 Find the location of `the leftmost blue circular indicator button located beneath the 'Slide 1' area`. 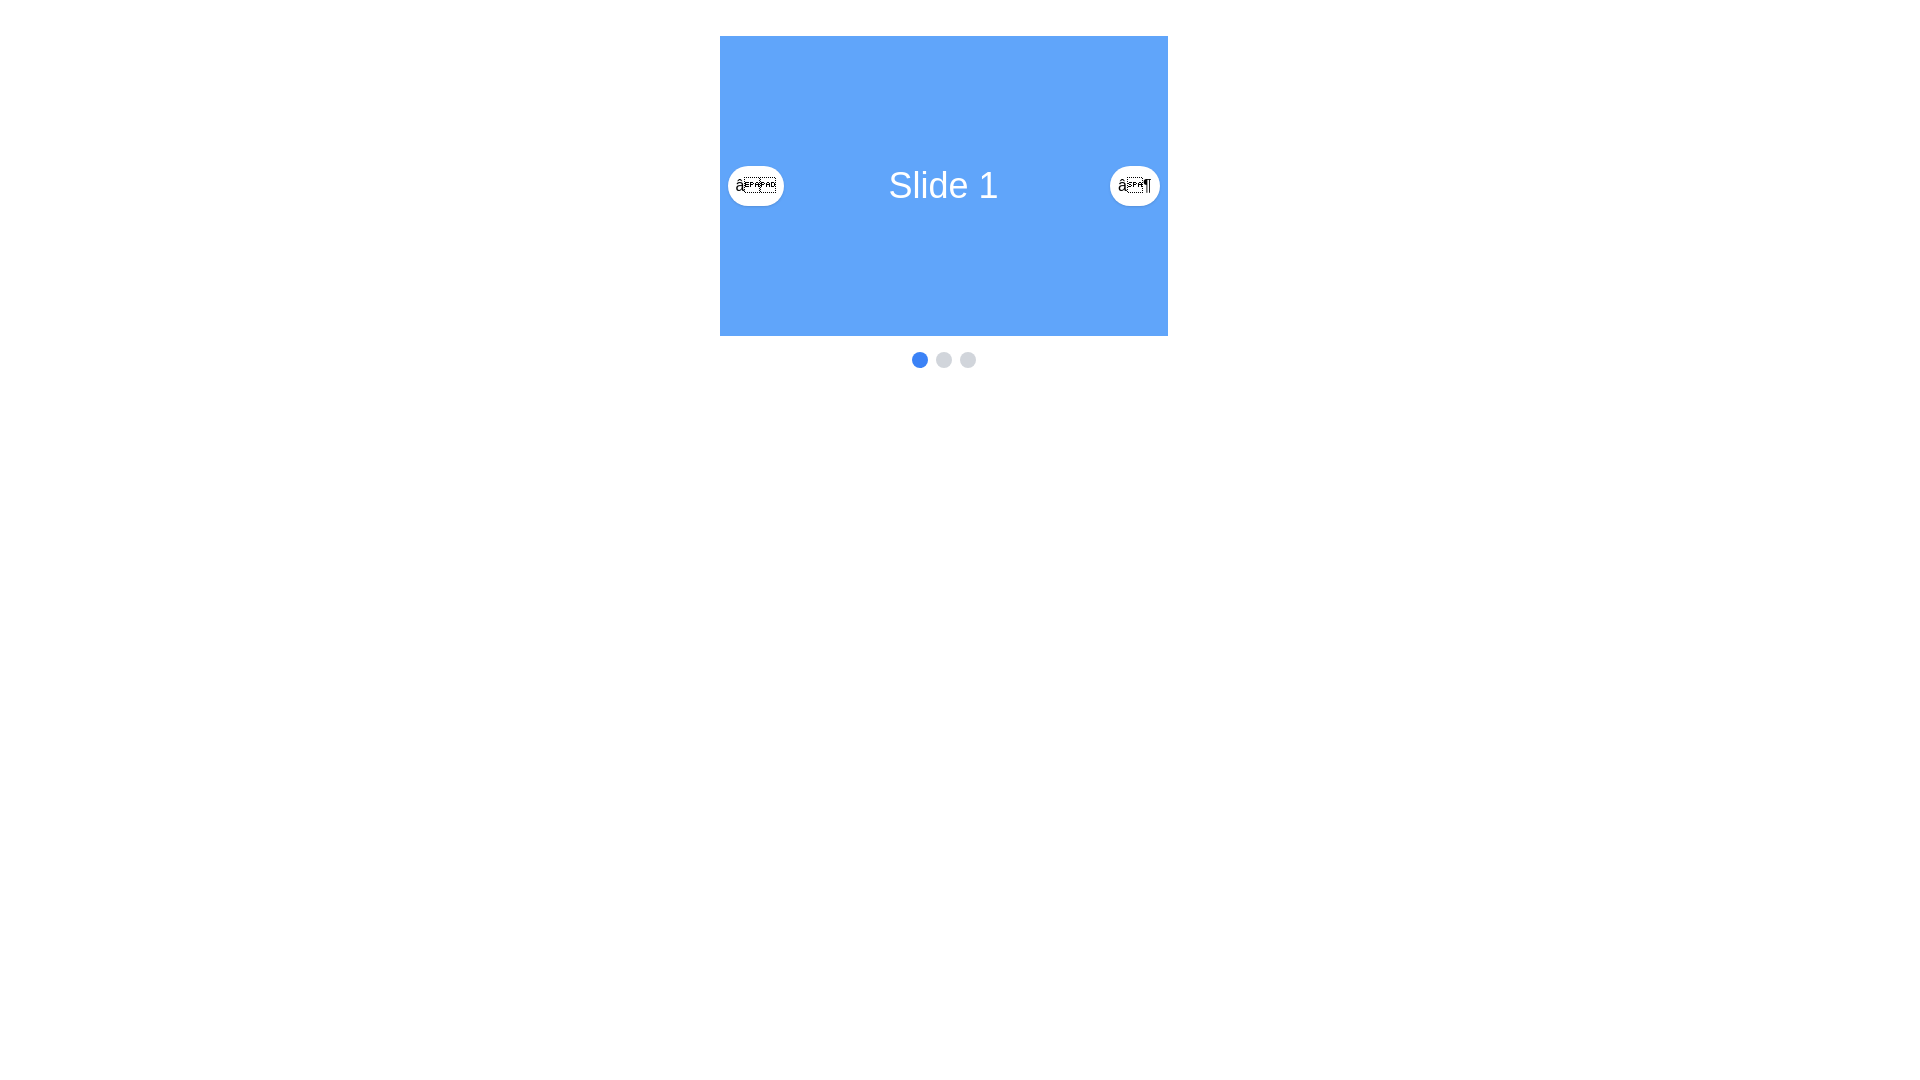

the leftmost blue circular indicator button located beneath the 'Slide 1' area is located at coordinates (918, 358).